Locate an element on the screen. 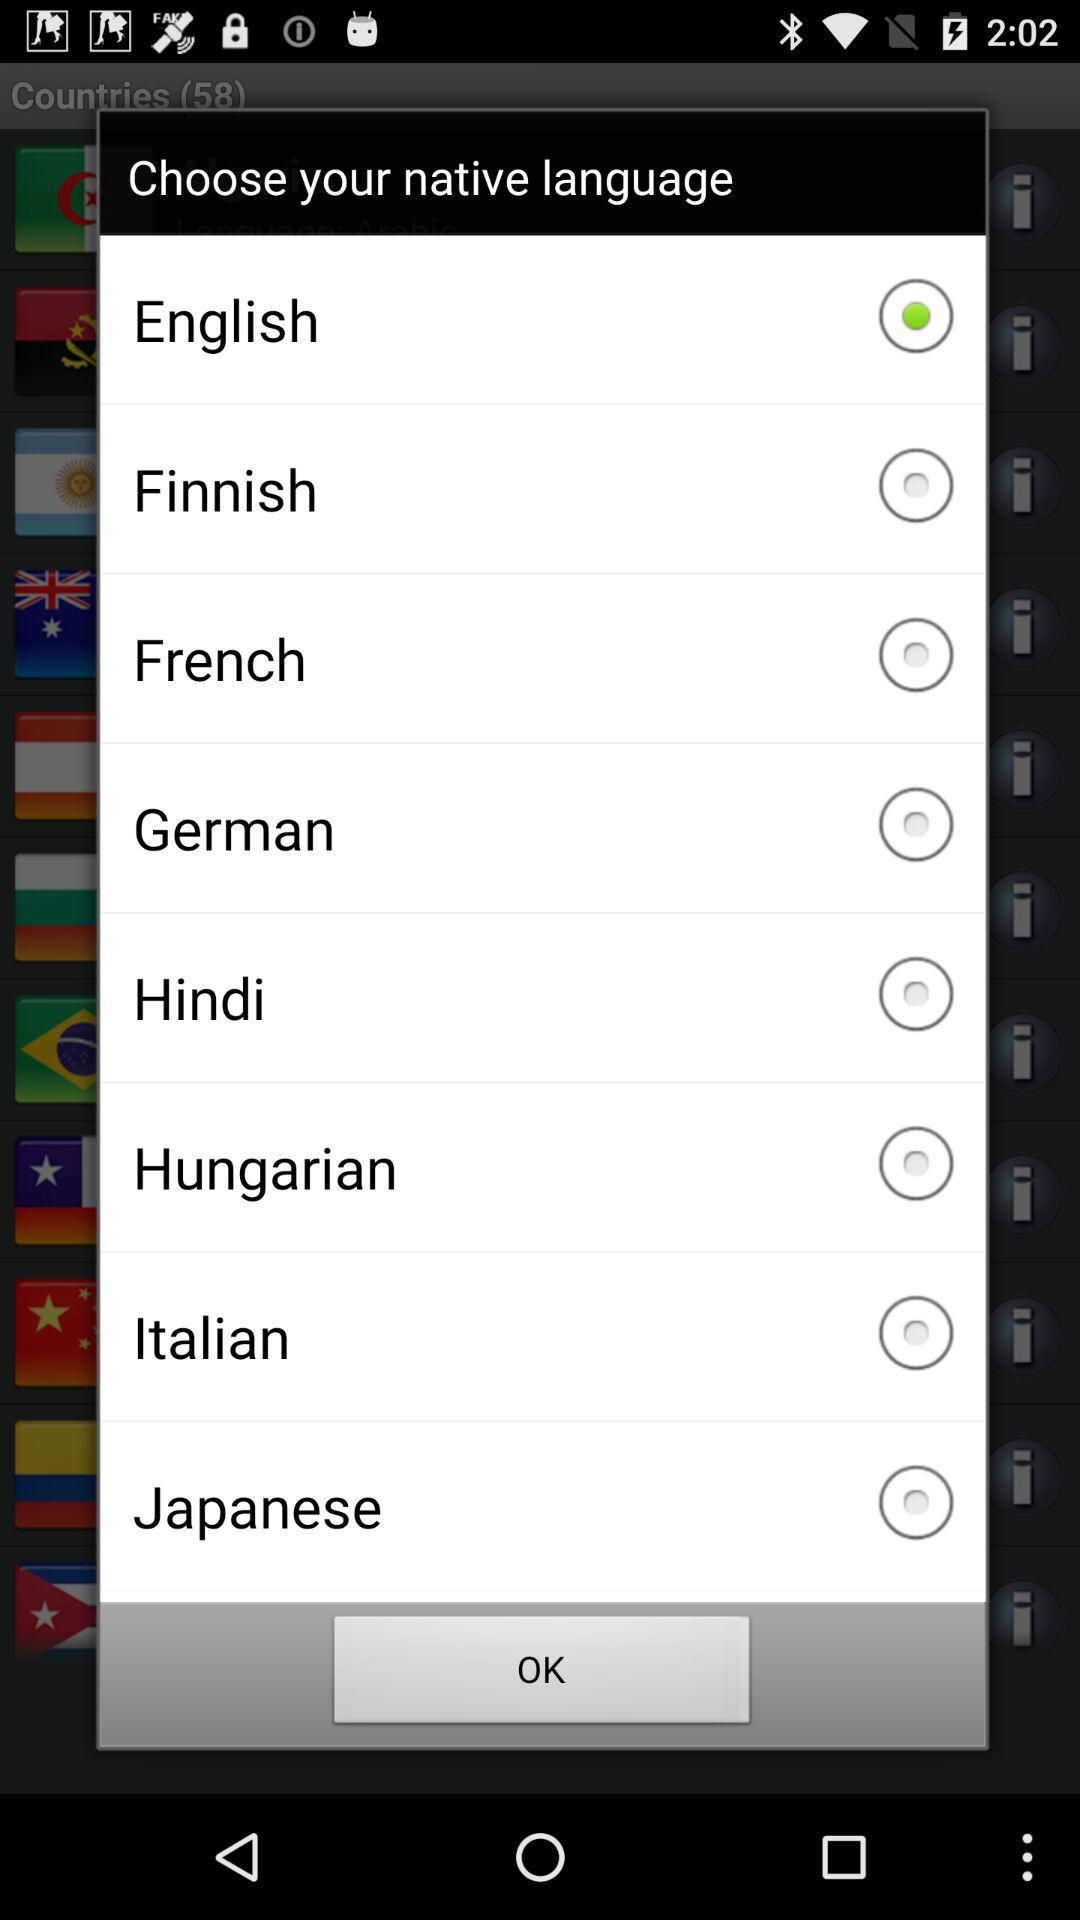  item below the korean item is located at coordinates (542, 1675).